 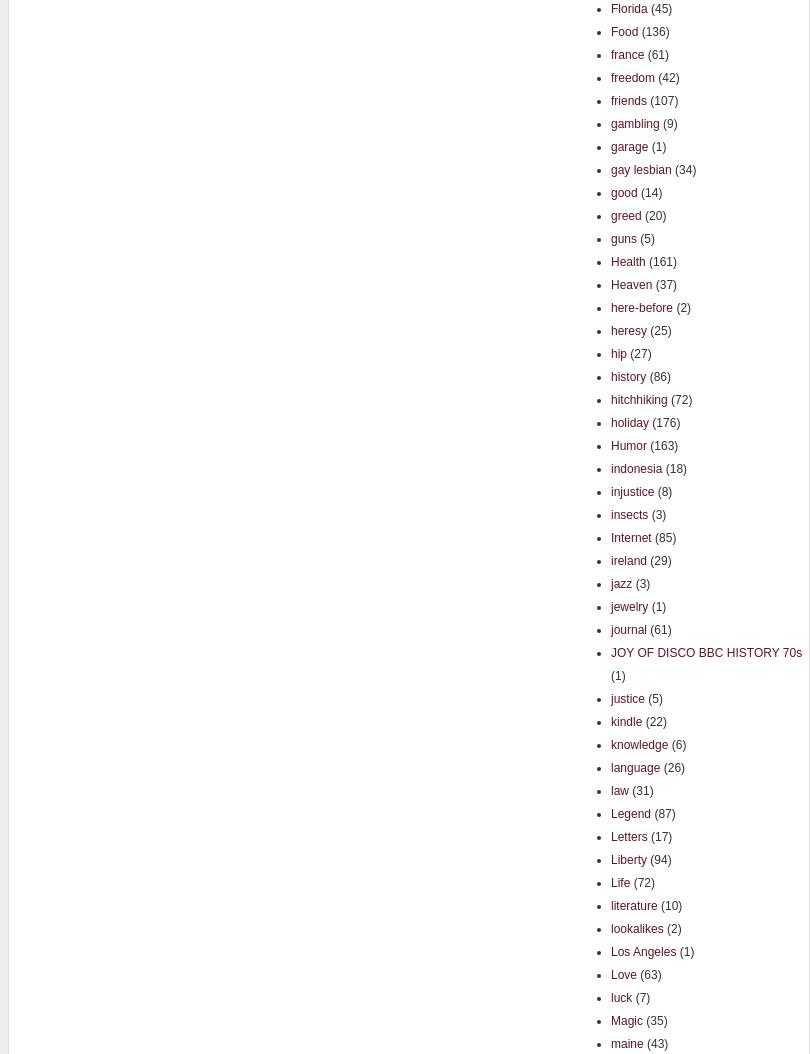 What do you see at coordinates (624, 215) in the screenshot?
I see `'greed'` at bounding box center [624, 215].